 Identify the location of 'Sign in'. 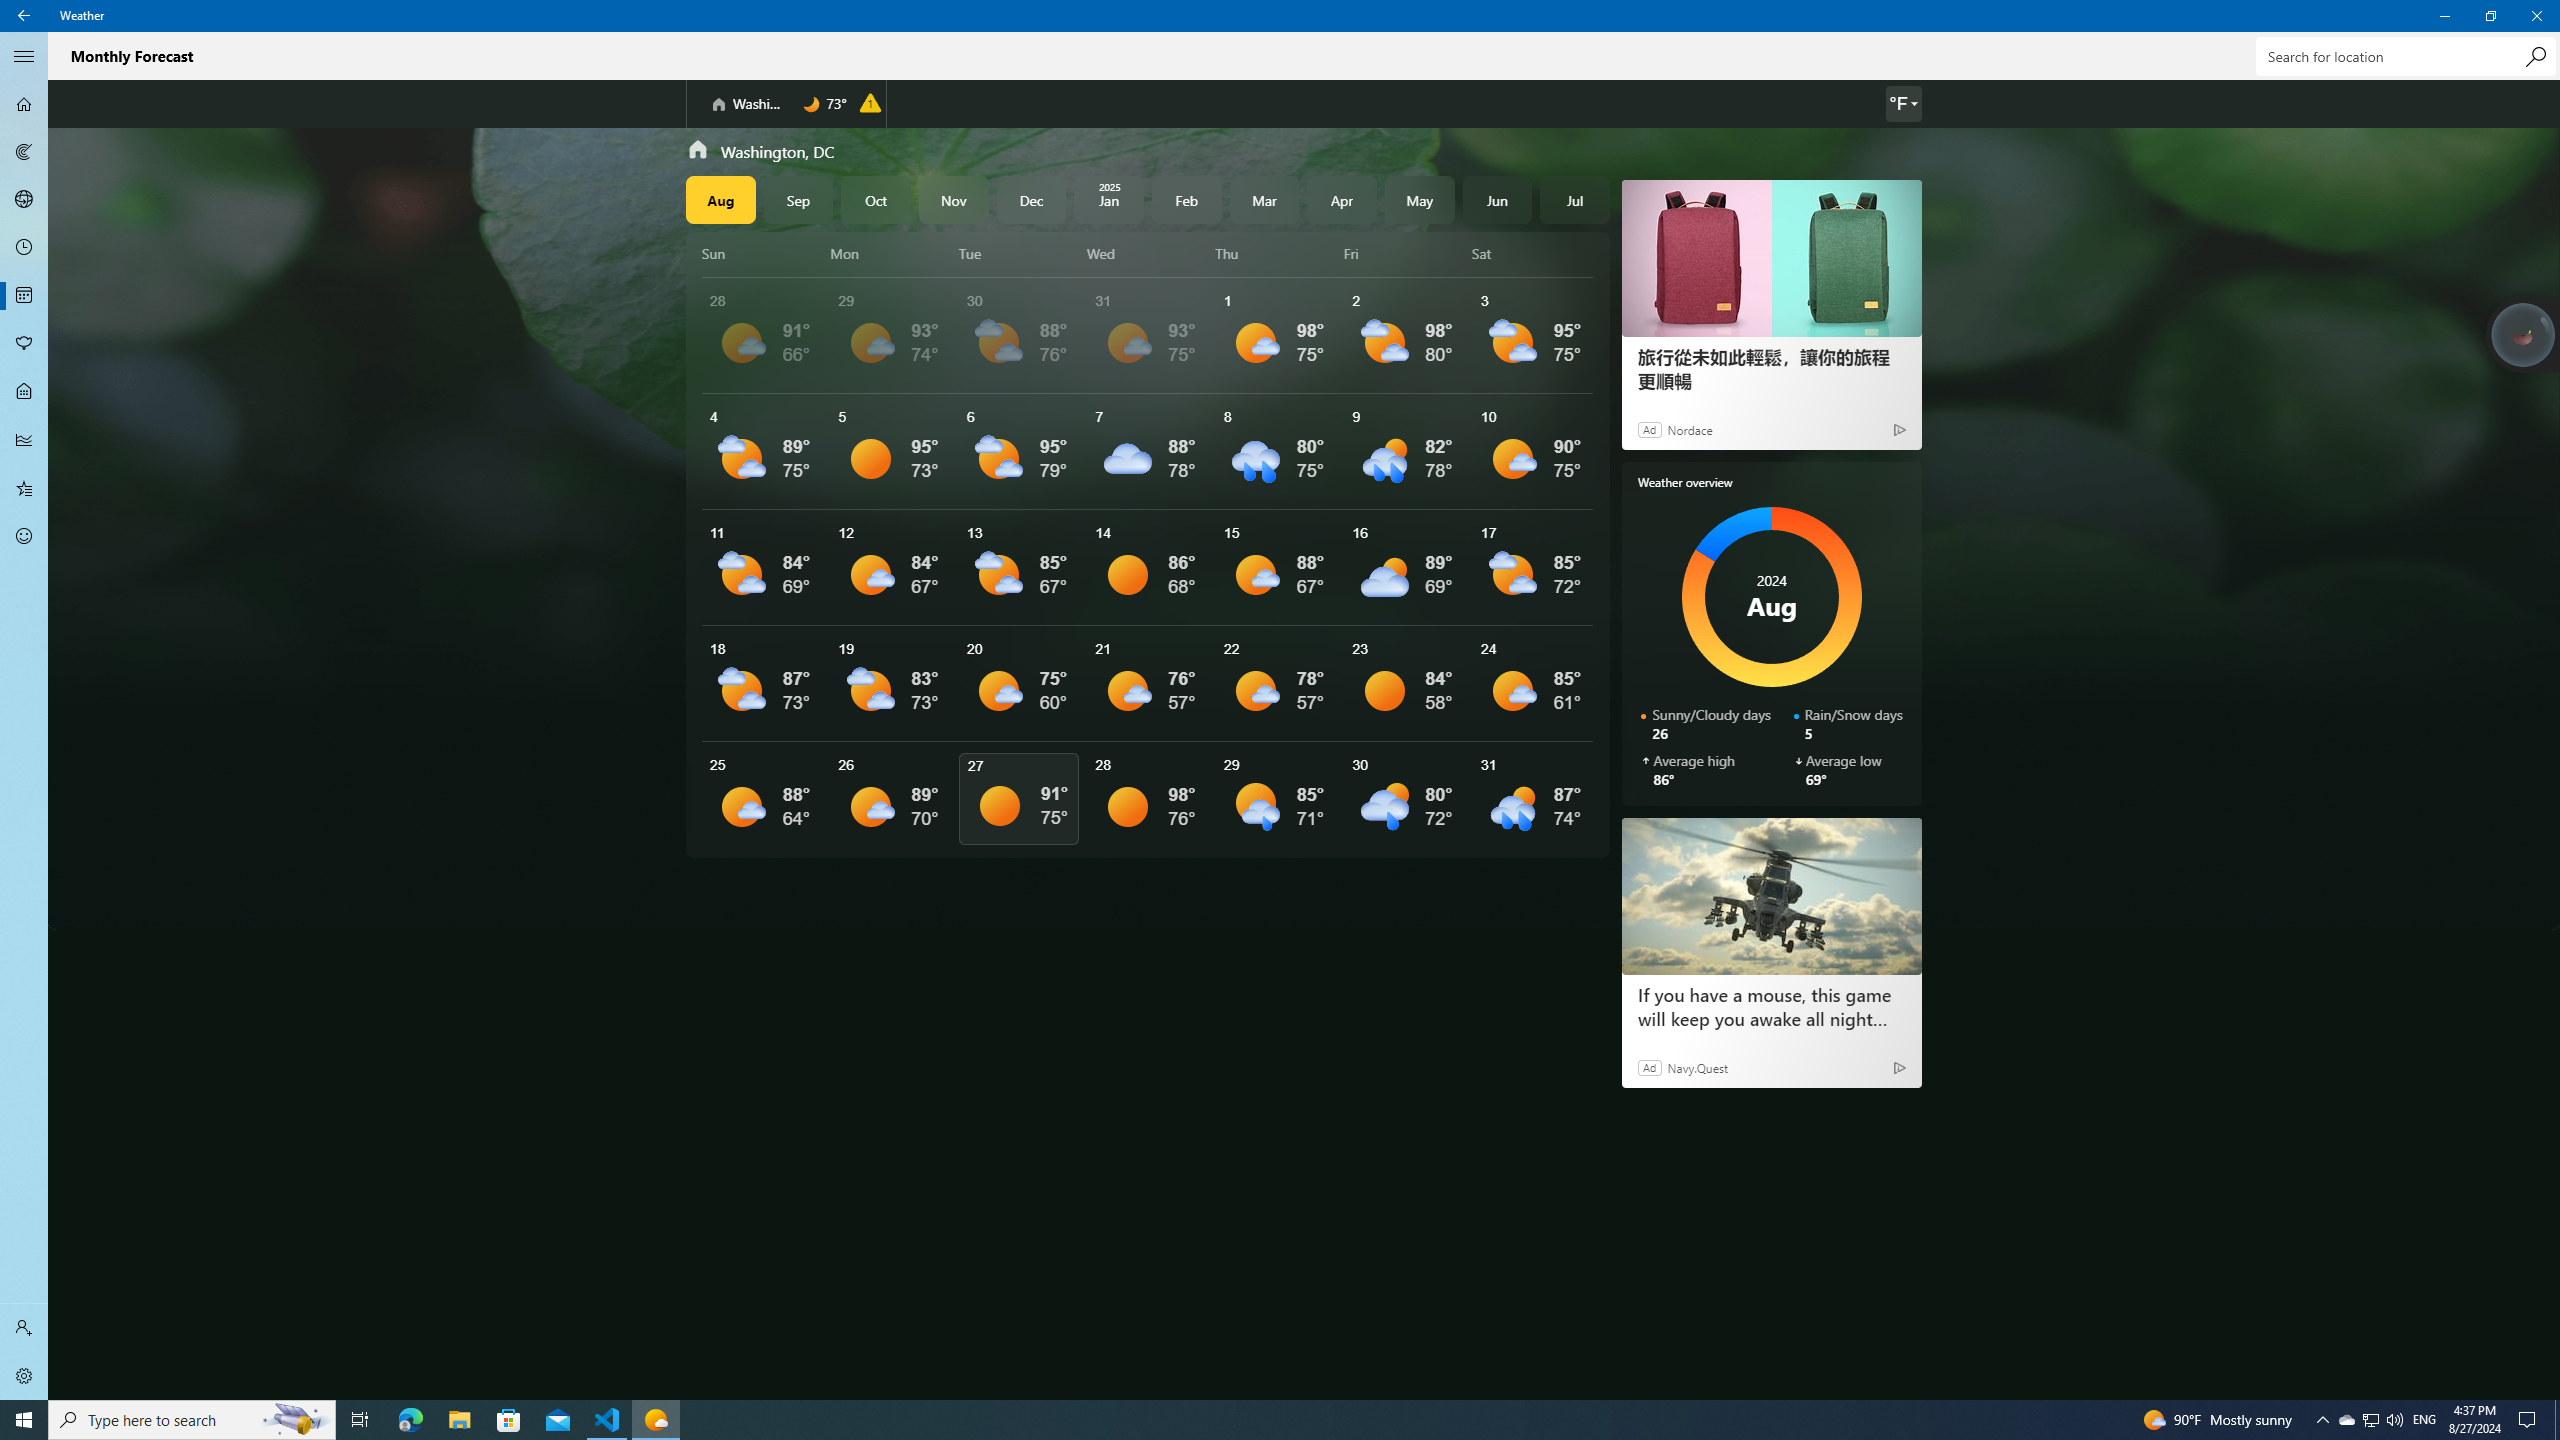
(24, 1328).